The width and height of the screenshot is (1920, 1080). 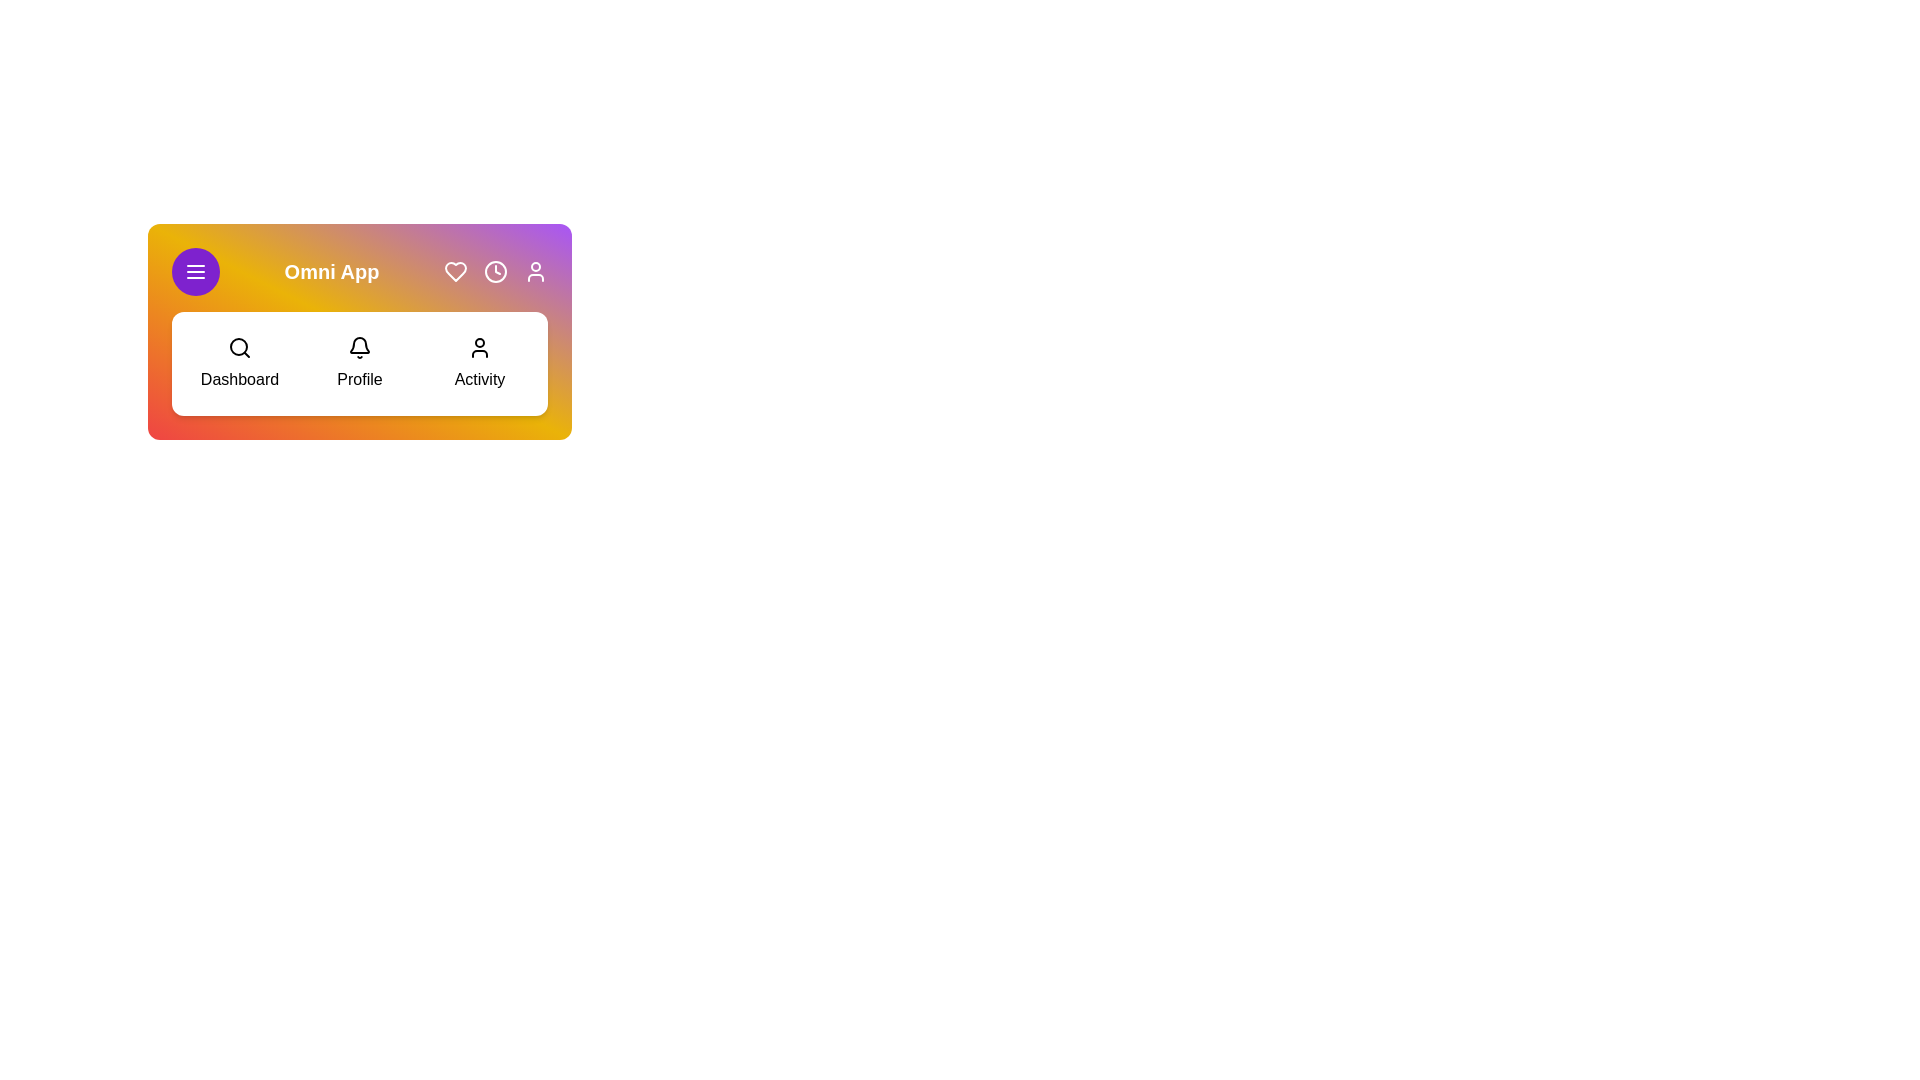 I want to click on the 'Heart' icon in the top-right corner of the StylishAppBar, so click(x=455, y=272).